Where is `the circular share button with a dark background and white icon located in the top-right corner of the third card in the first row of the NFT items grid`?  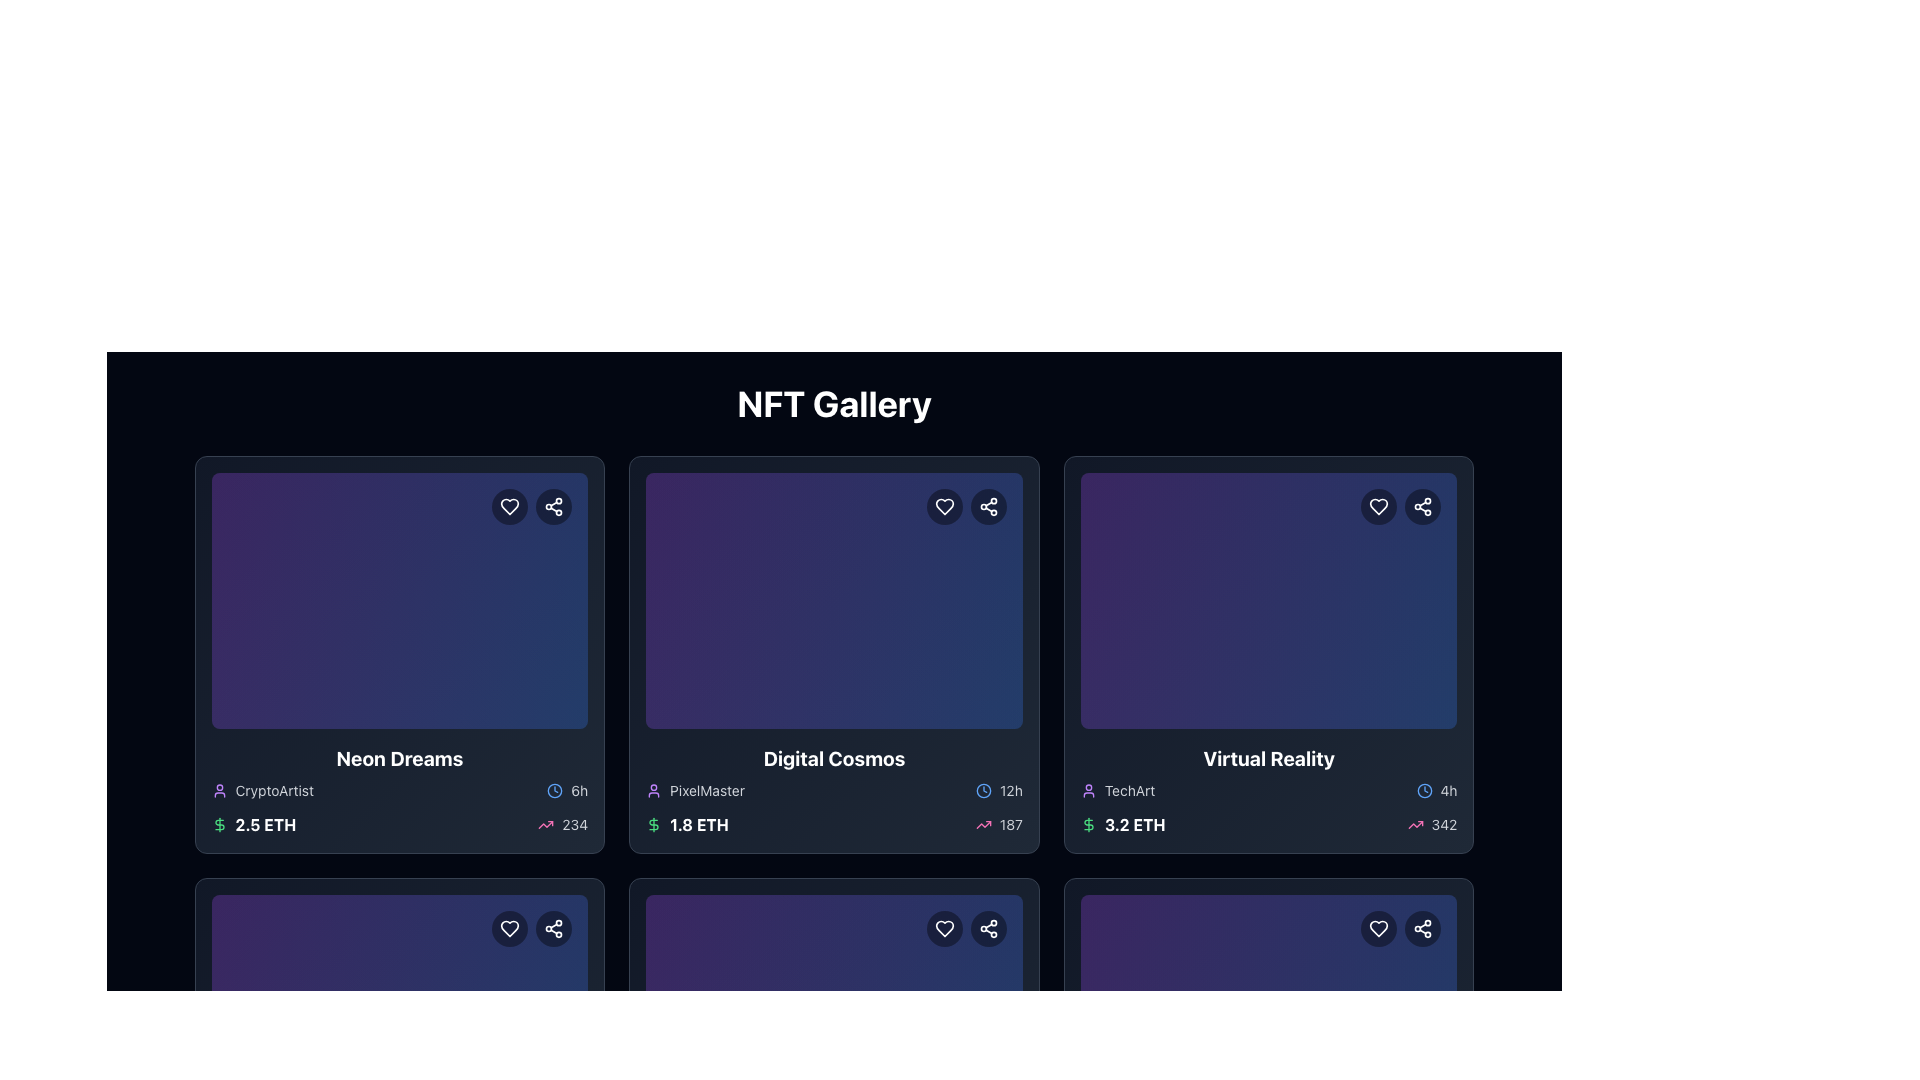
the circular share button with a dark background and white icon located in the top-right corner of the third card in the first row of the NFT items grid is located at coordinates (1422, 505).